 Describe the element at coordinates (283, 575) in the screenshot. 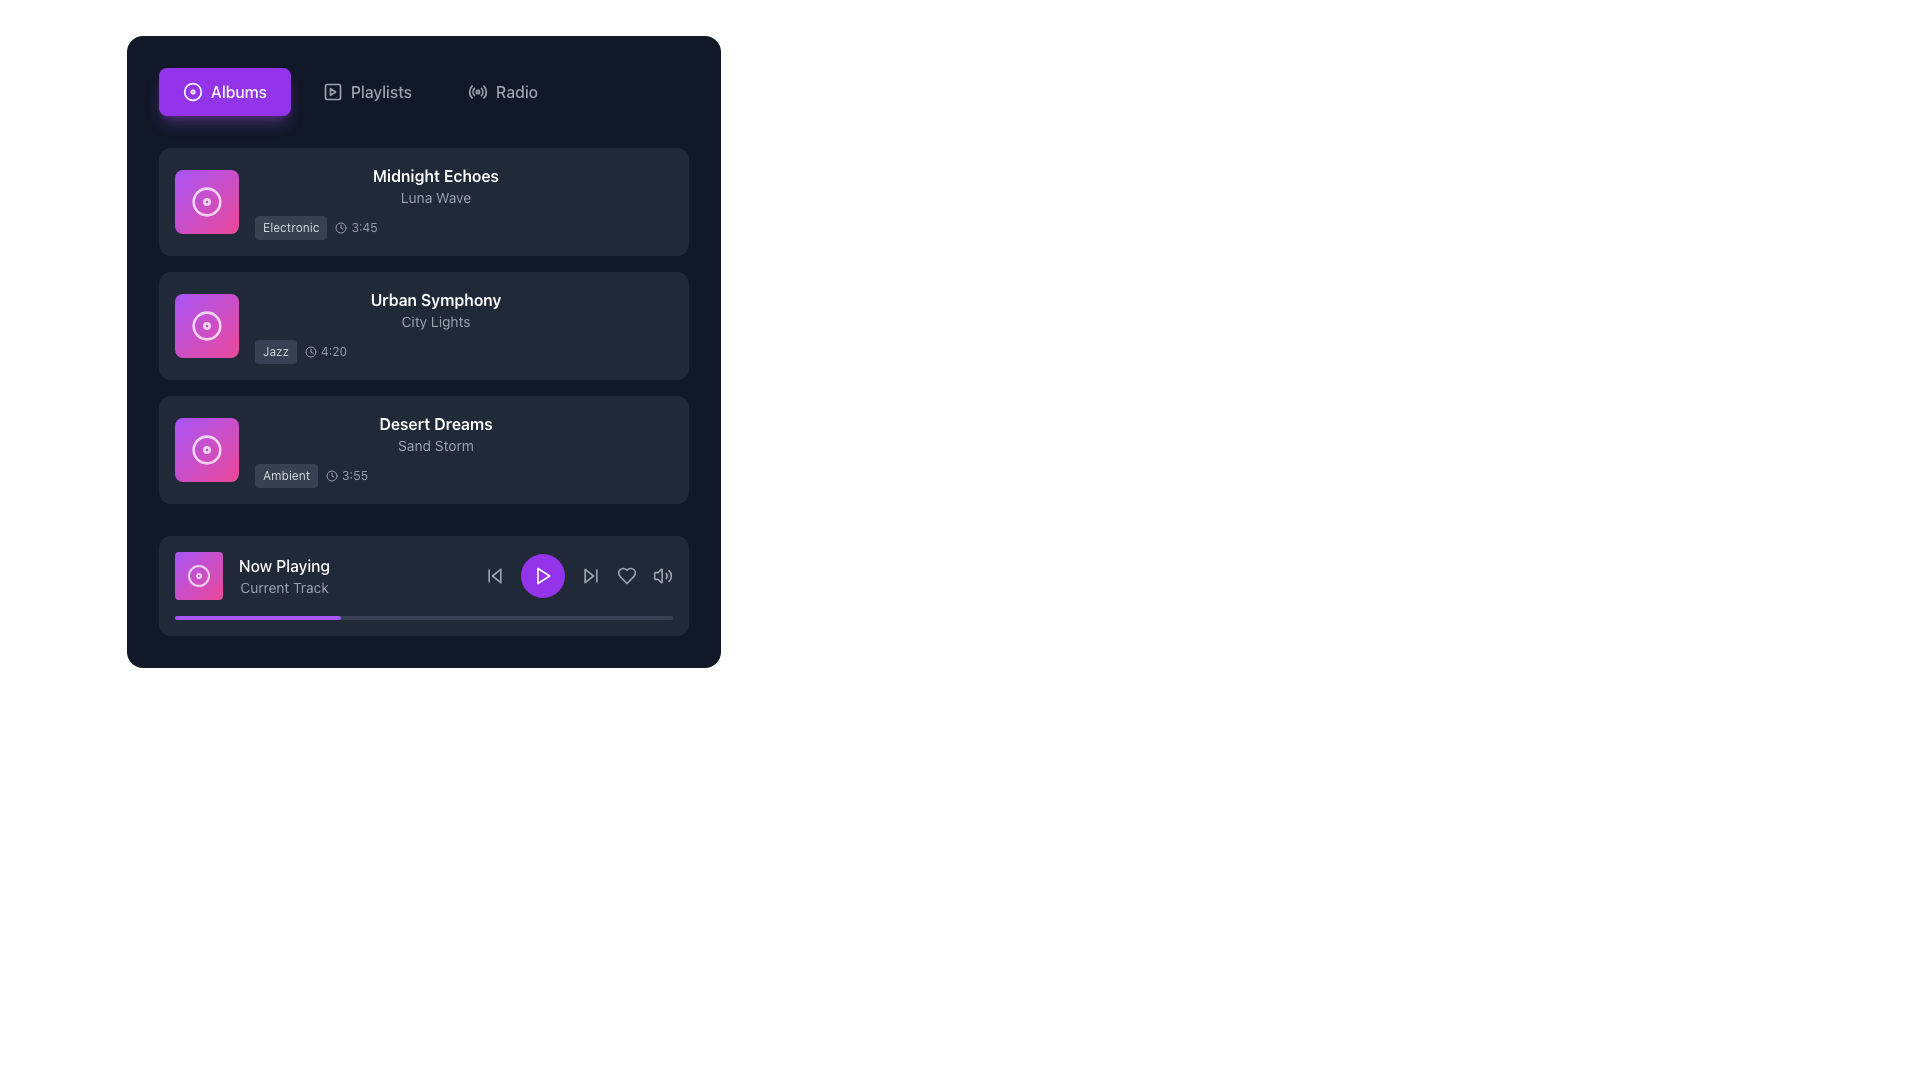

I see `the Text label that displays the status of the currently playing media, including the title ('Now Playing') and the track label ('Current Track')` at that location.